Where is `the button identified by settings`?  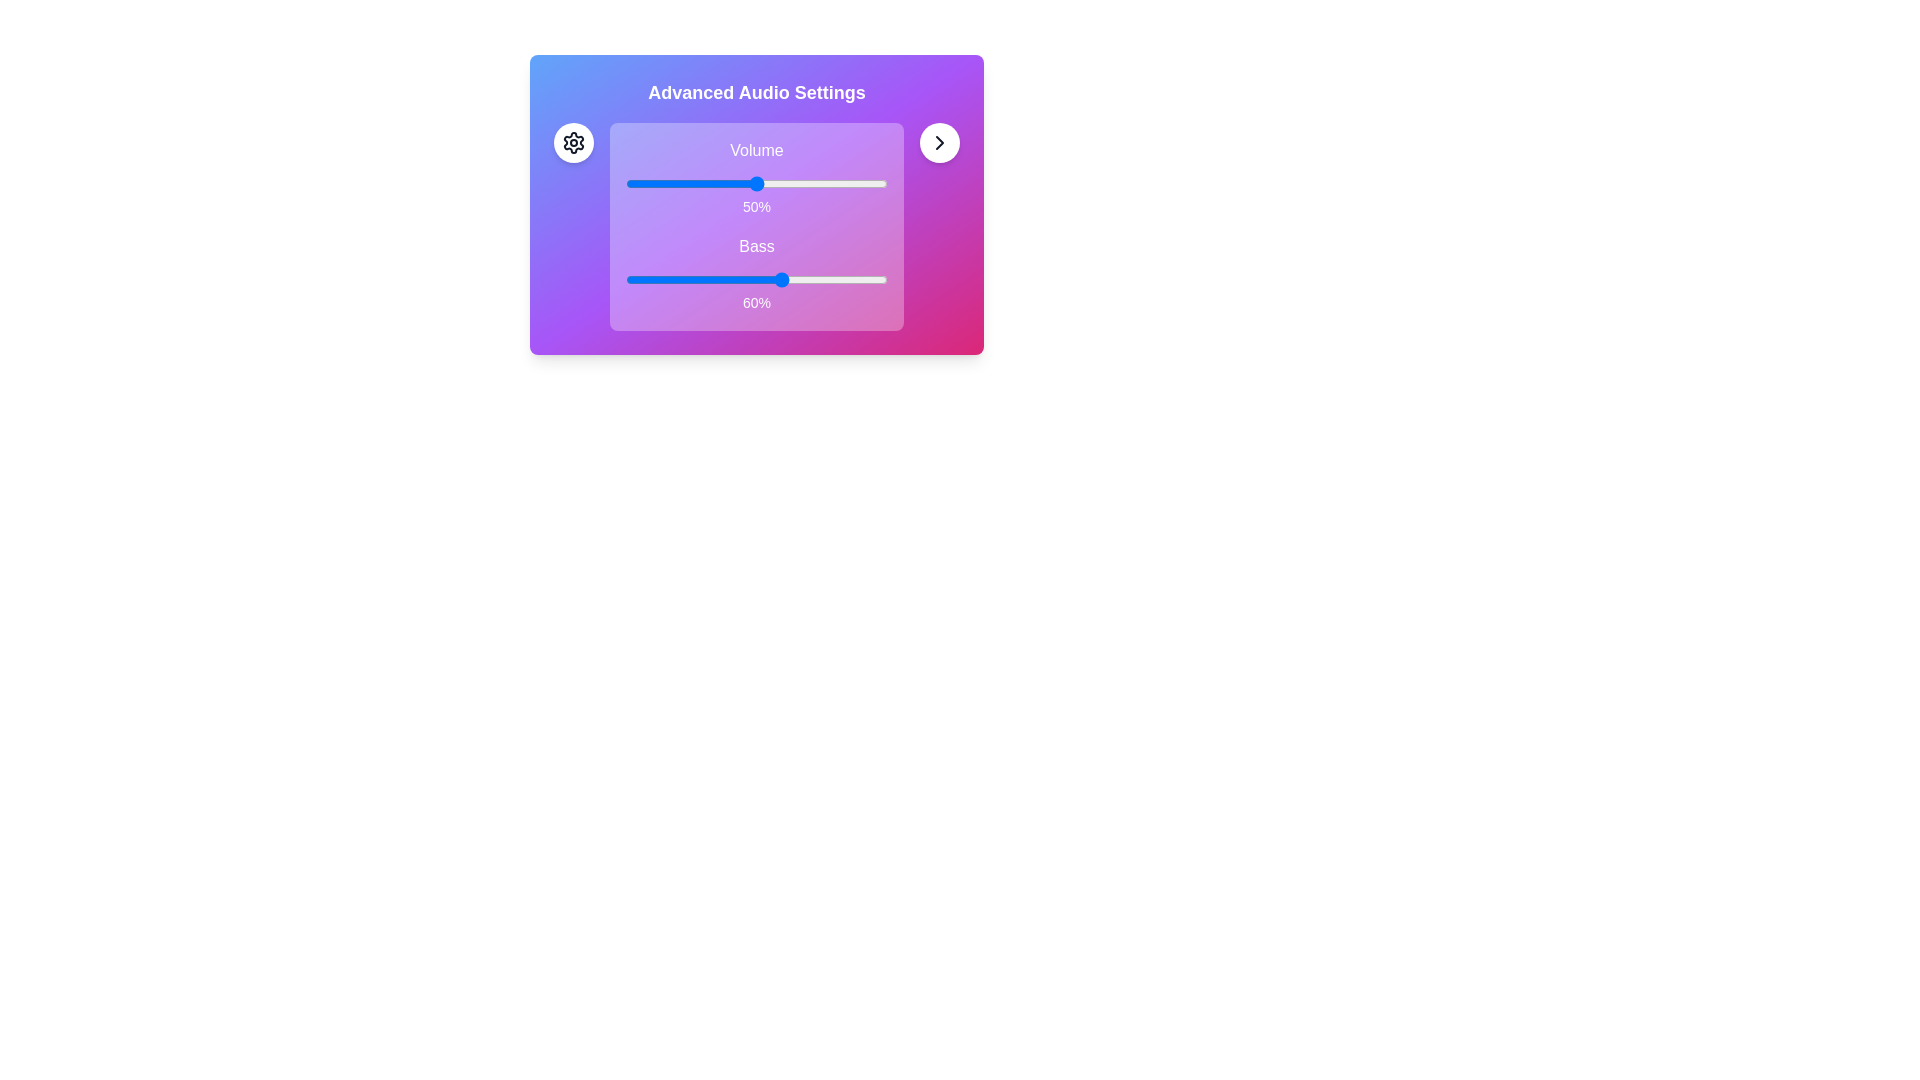
the button identified by settings is located at coordinates (573, 141).